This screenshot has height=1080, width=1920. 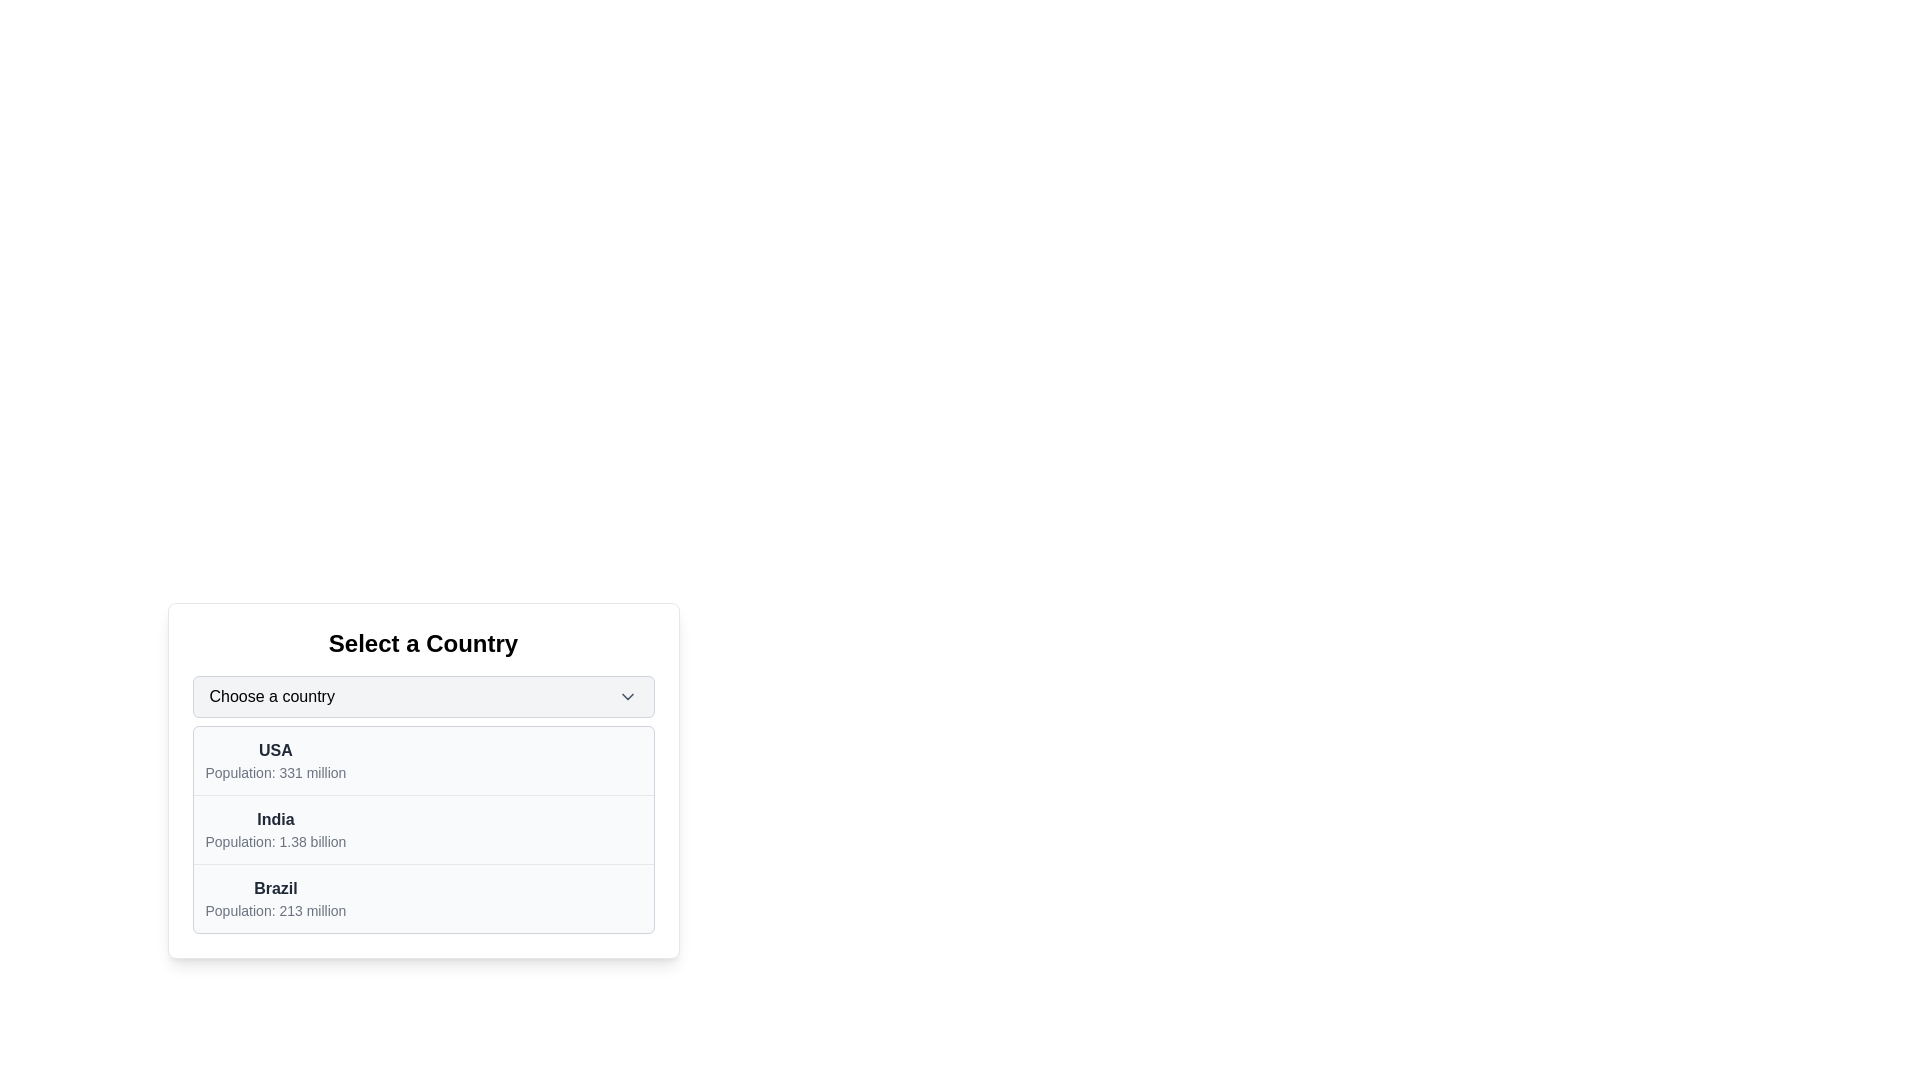 What do you see at coordinates (274, 897) in the screenshot?
I see `the list item displaying 'Brazil' in bold text within the dropdown menu` at bounding box center [274, 897].